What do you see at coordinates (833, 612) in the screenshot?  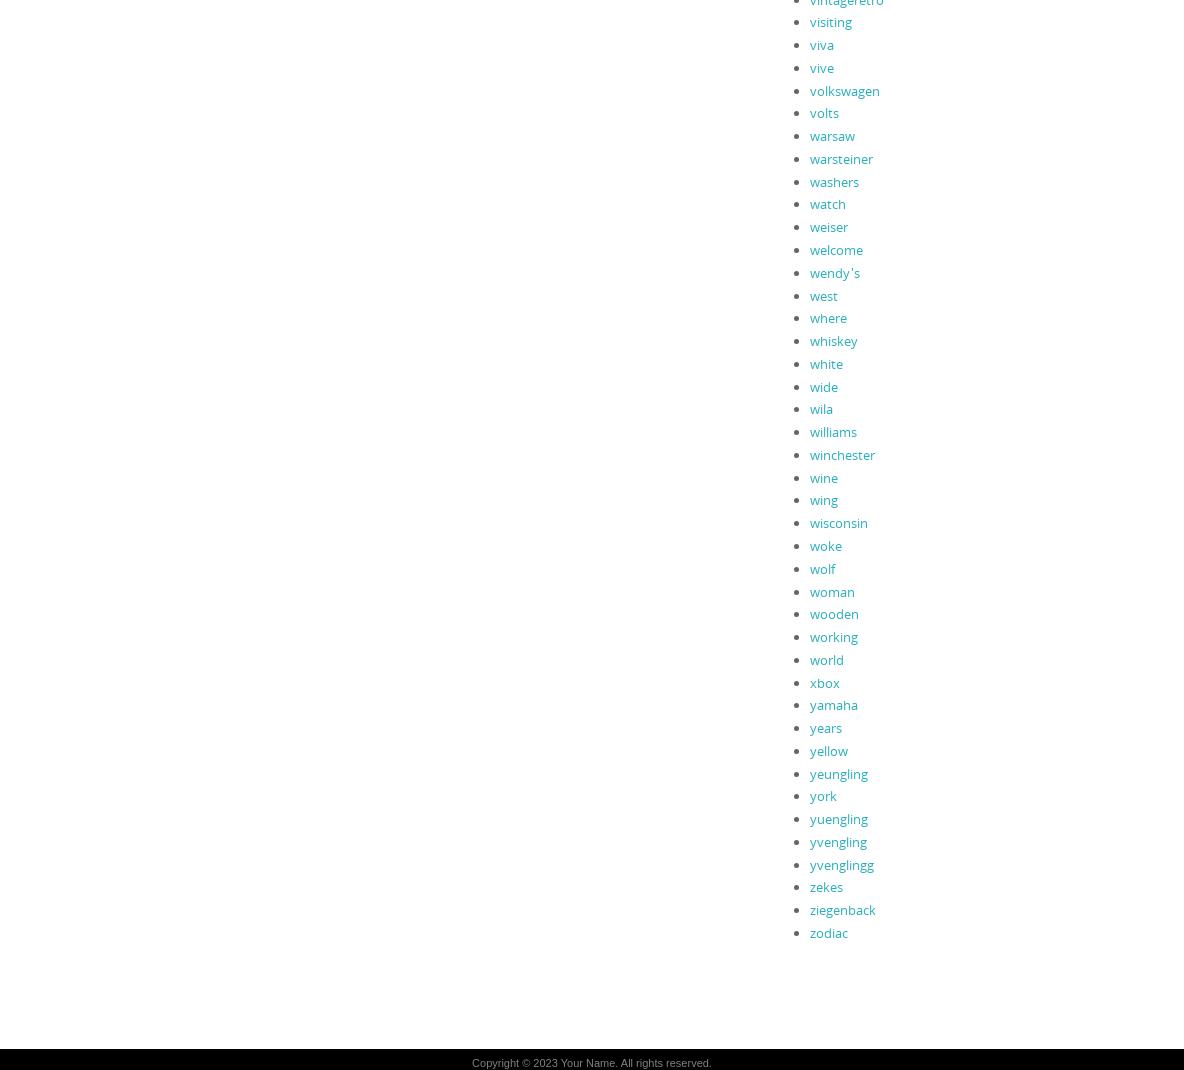 I see `'wooden'` at bounding box center [833, 612].